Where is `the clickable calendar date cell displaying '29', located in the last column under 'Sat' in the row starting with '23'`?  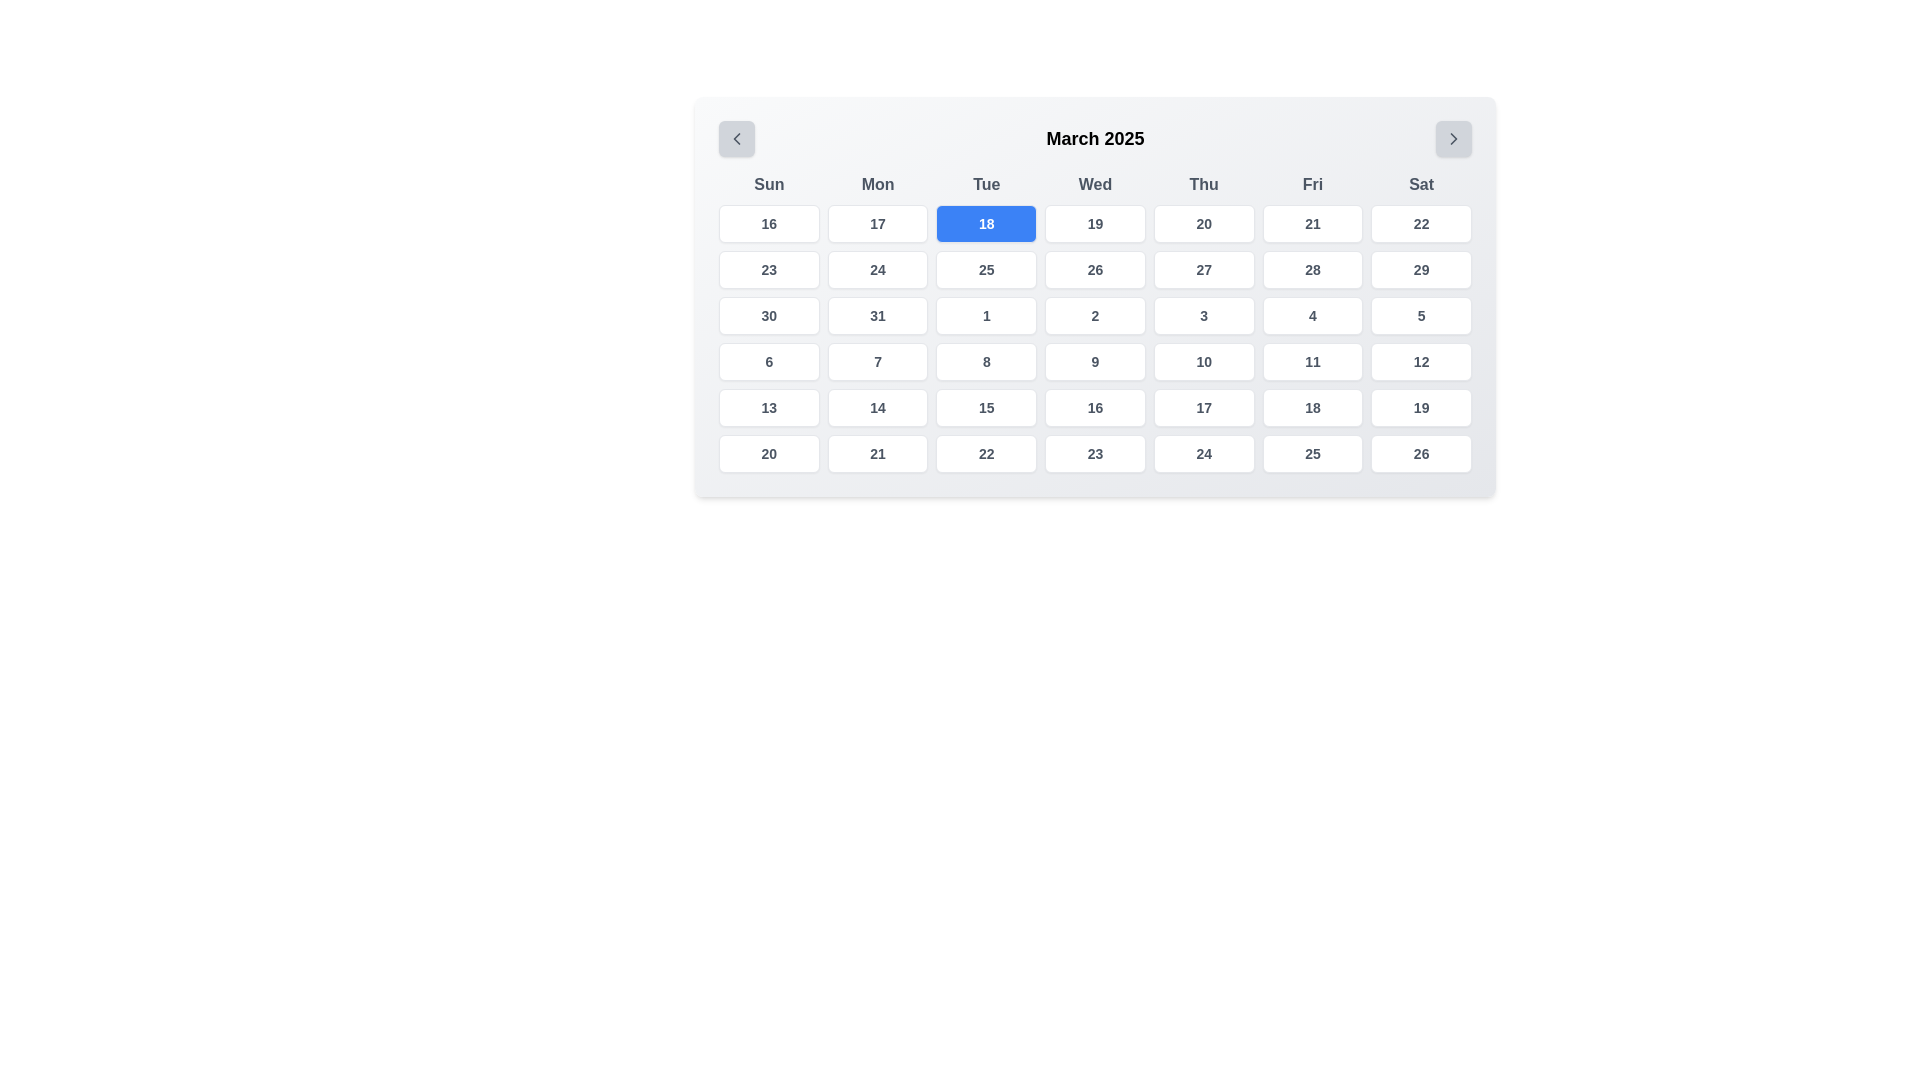 the clickable calendar date cell displaying '29', located in the last column under 'Sat' in the row starting with '23' is located at coordinates (1420, 270).